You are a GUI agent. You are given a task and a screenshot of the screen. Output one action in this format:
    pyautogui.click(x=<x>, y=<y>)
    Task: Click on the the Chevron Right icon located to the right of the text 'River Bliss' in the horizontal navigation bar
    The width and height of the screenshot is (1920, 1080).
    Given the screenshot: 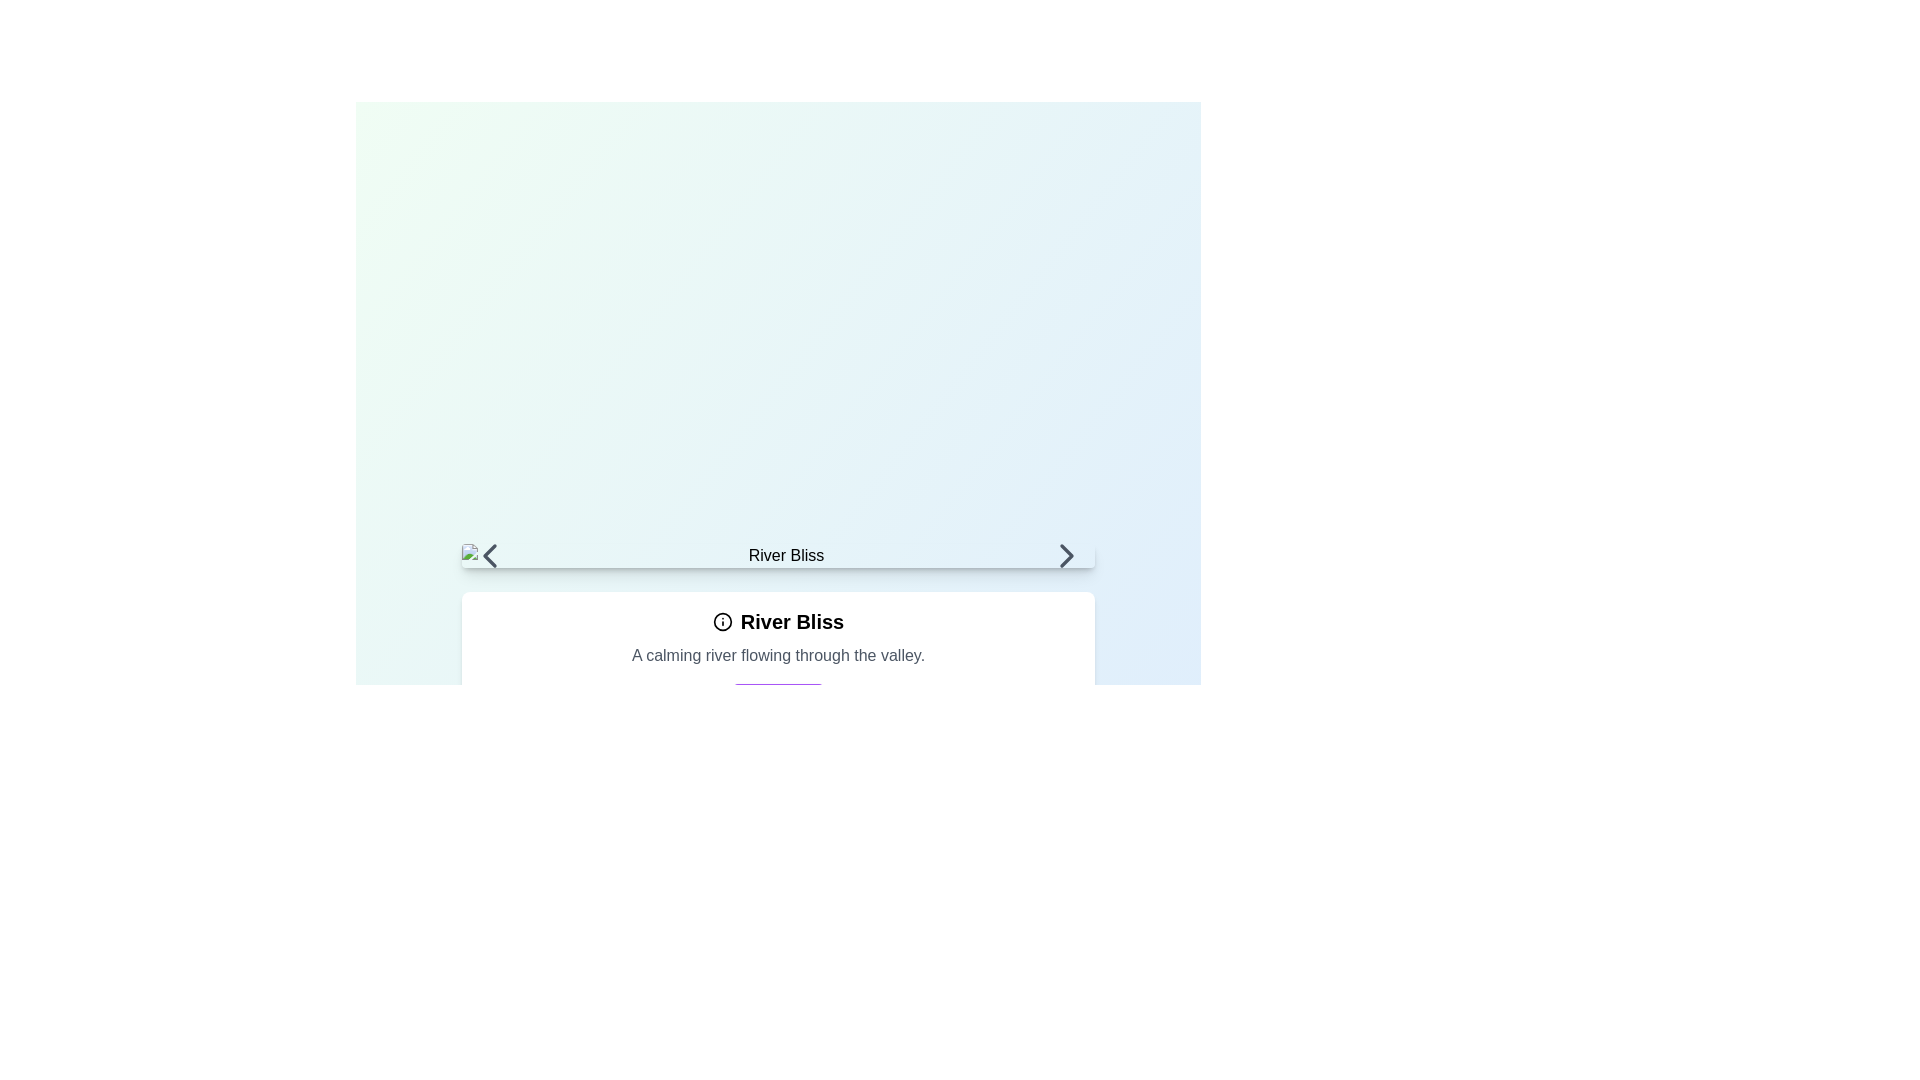 What is the action you would take?
    pyautogui.click(x=1065, y=555)
    